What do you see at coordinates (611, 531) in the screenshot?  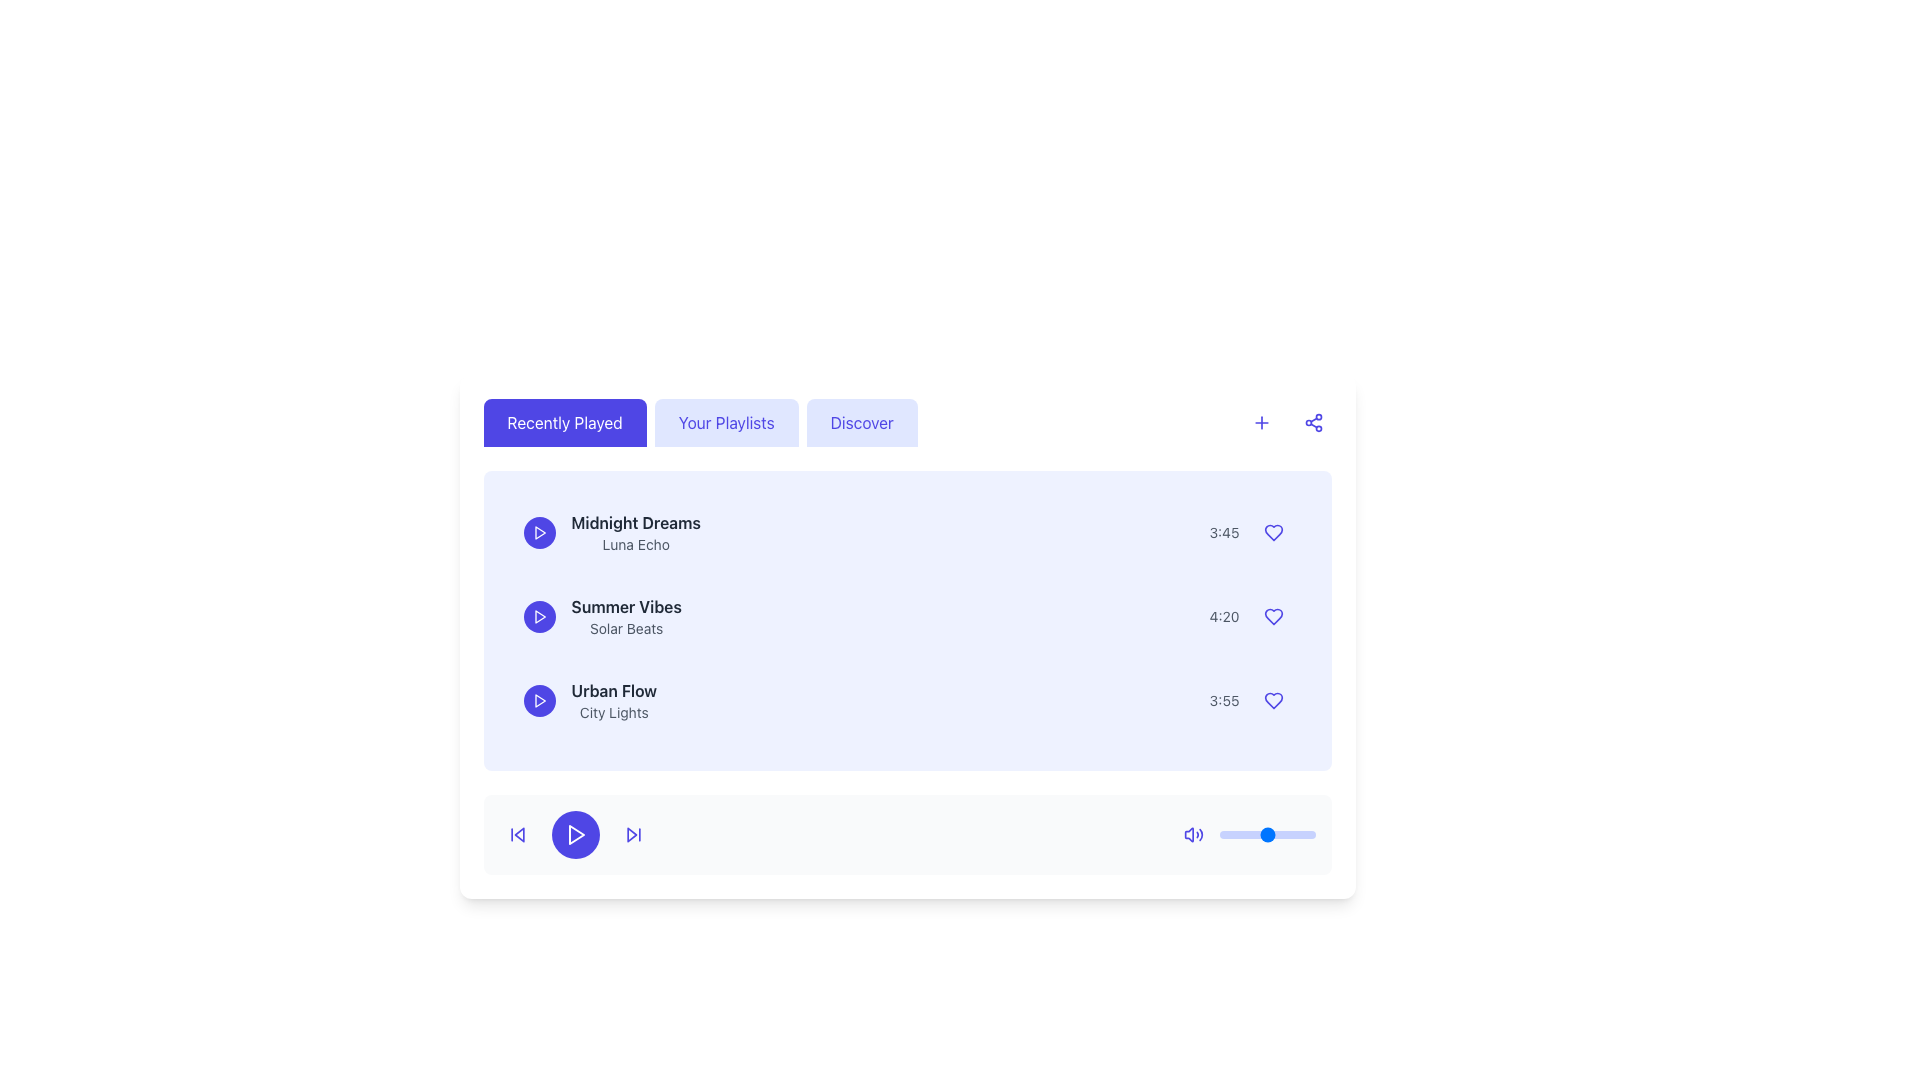 I see `displayed title and artist information of the first song entry in the vertical list, which is represented by the Text display component` at bounding box center [611, 531].